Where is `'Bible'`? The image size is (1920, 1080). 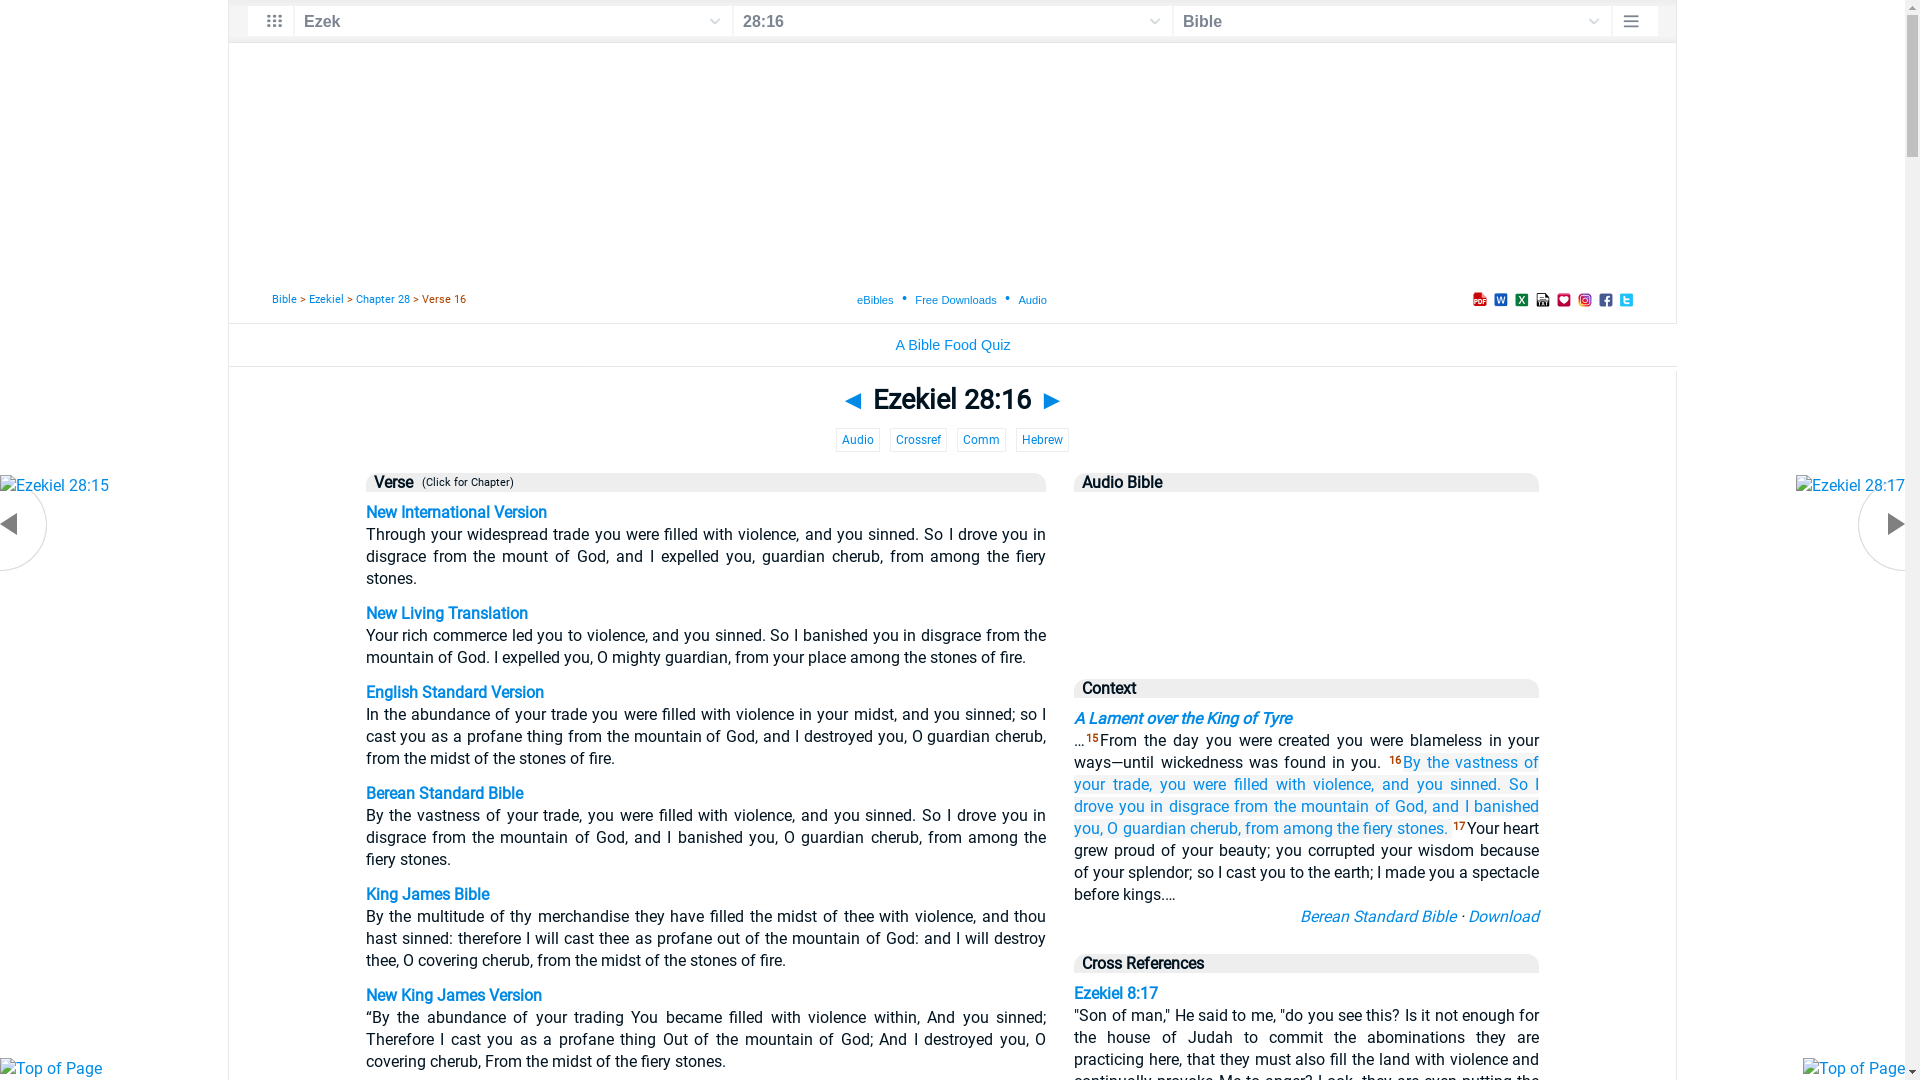 'Bible' is located at coordinates (283, 299).